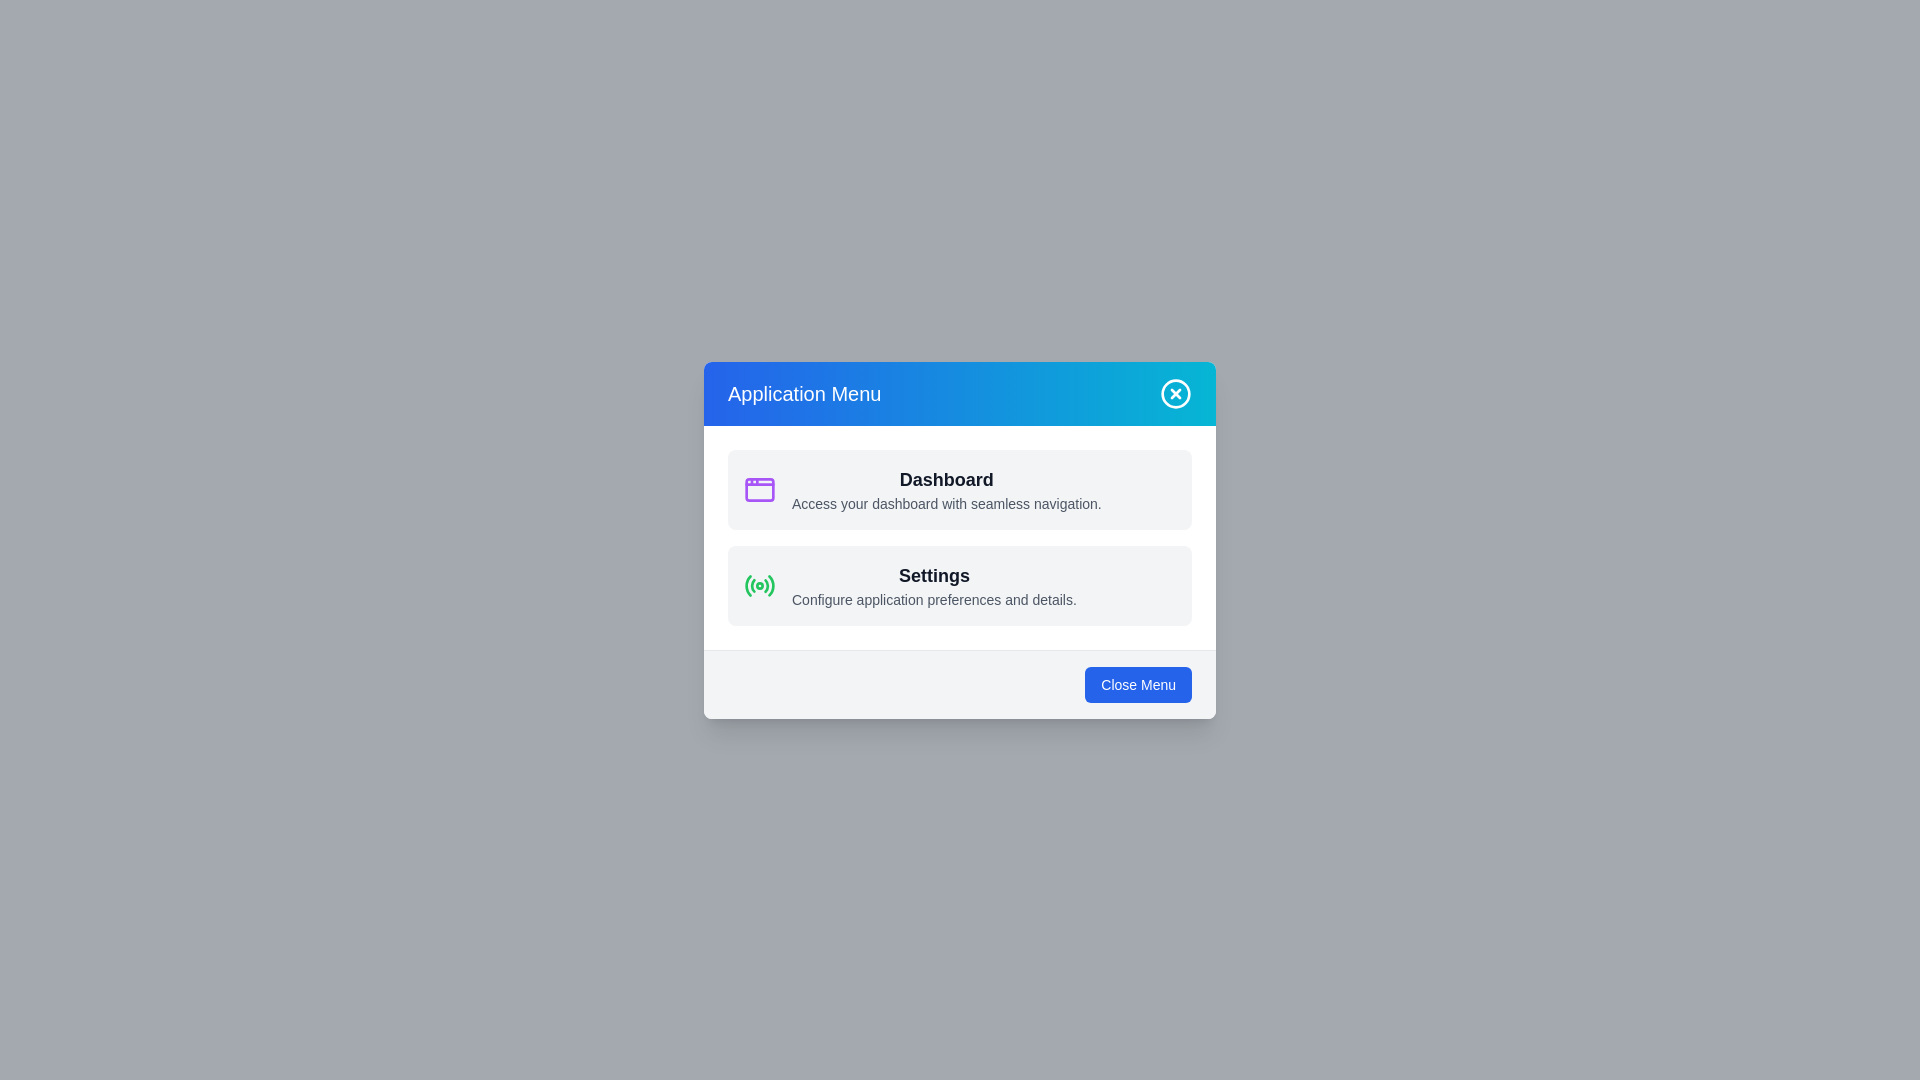 The image size is (1920, 1080). What do you see at coordinates (960, 489) in the screenshot?
I see `the menu item Dashboard from the menu` at bounding box center [960, 489].